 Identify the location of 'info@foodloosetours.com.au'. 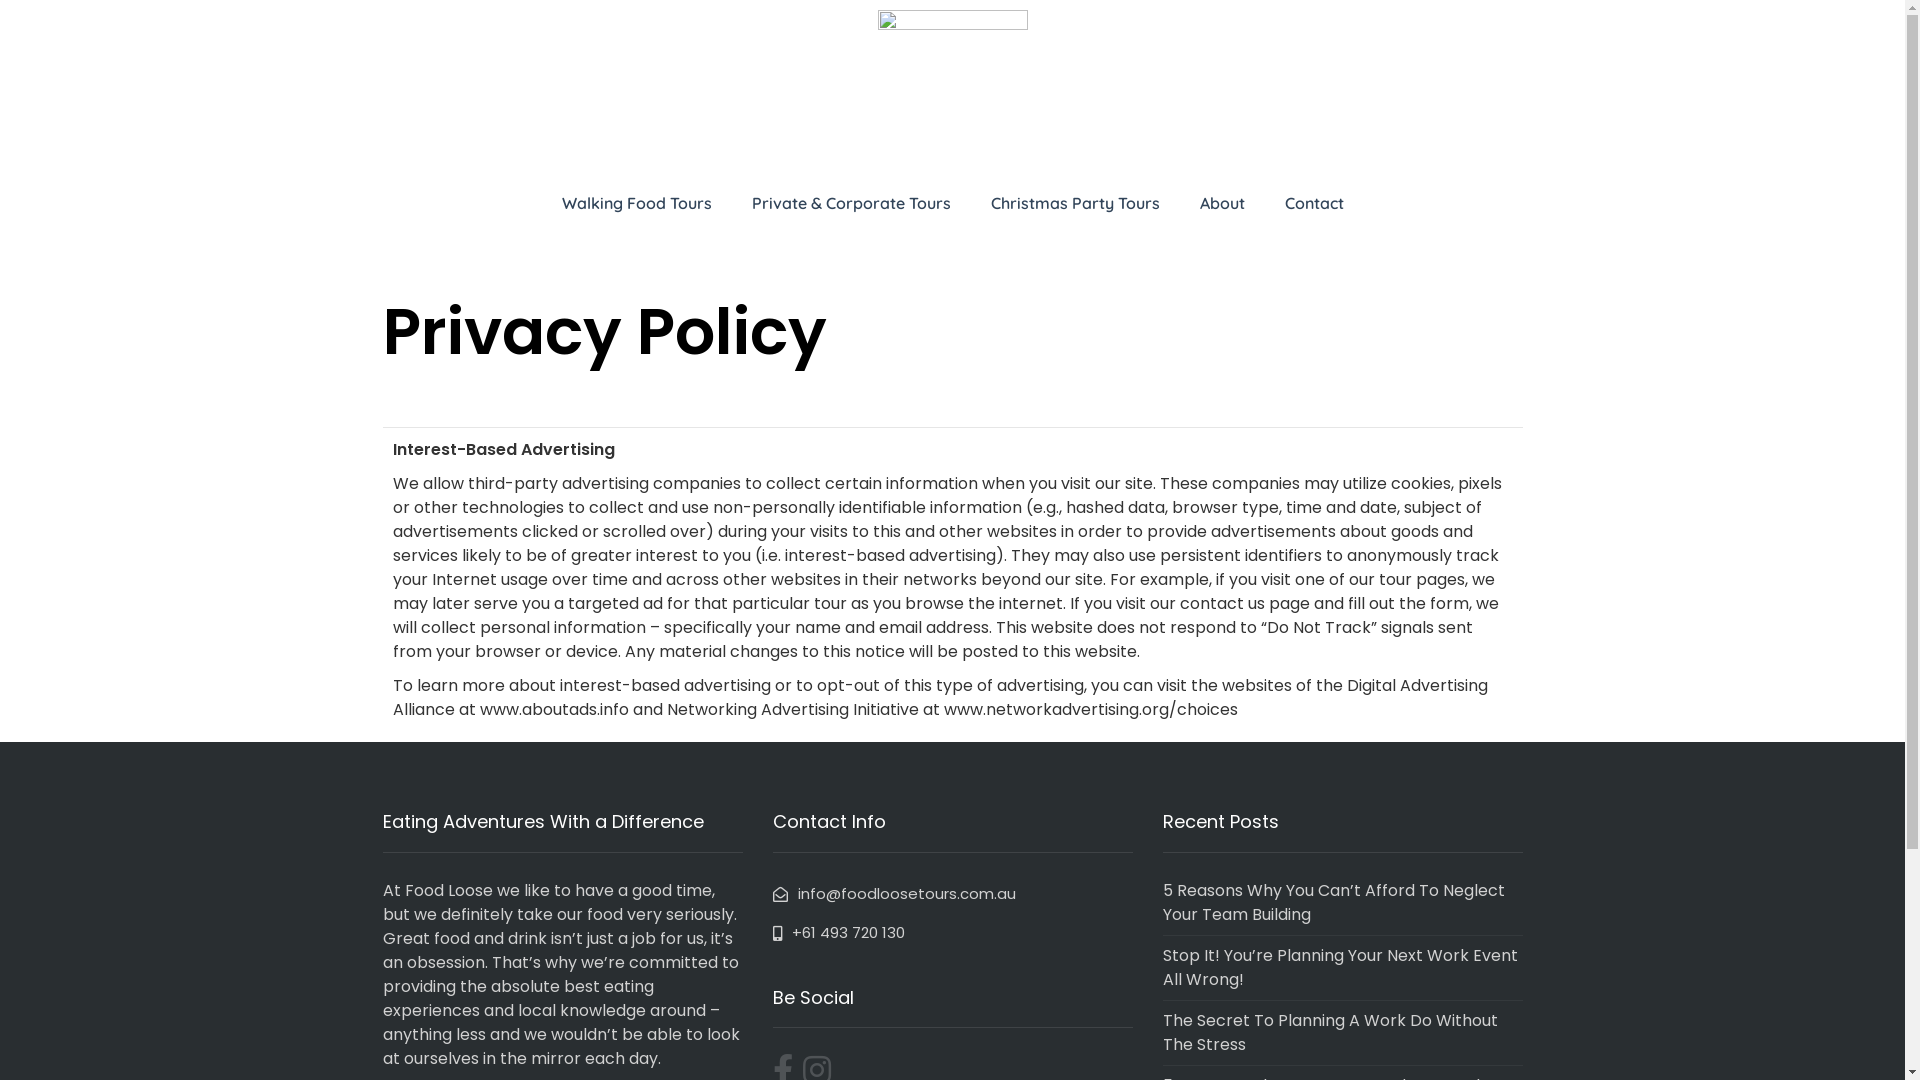
(892, 892).